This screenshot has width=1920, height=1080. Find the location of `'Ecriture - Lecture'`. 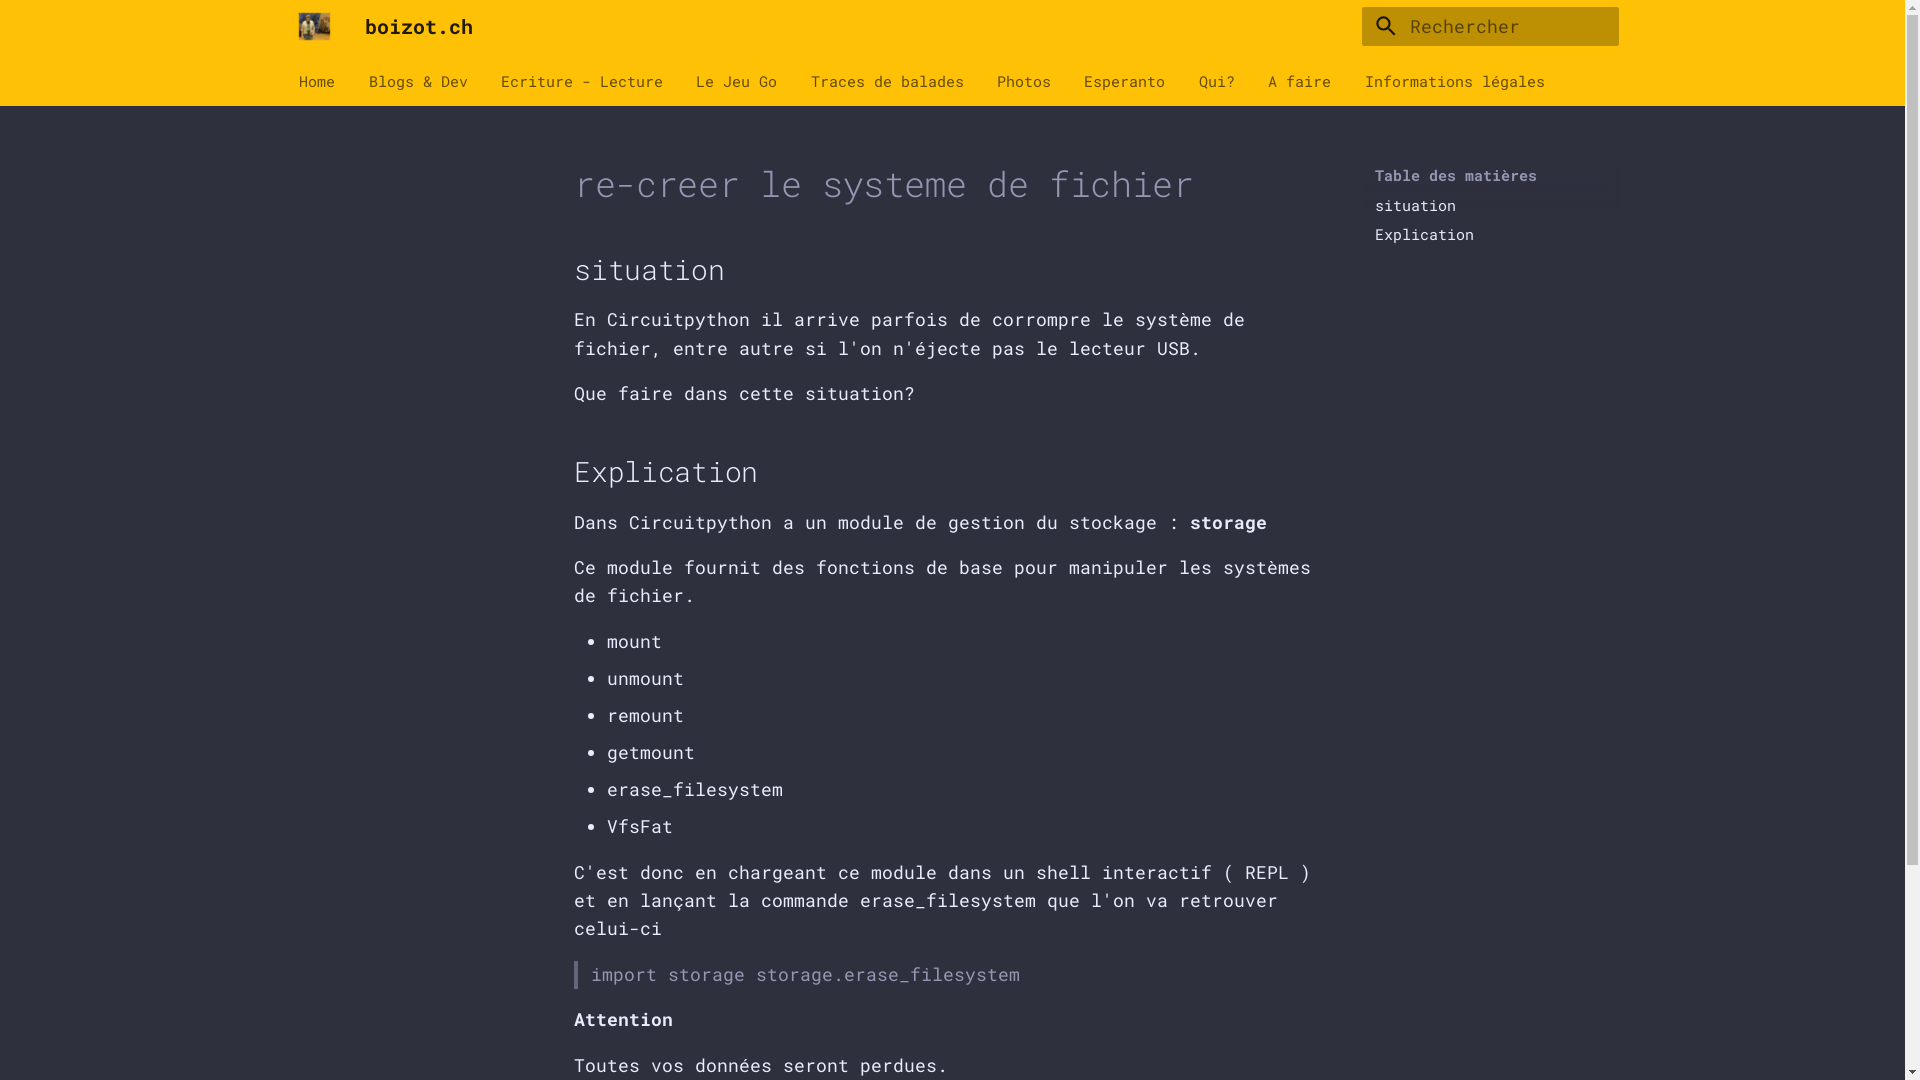

'Ecriture - Lecture' is located at coordinates (580, 79).